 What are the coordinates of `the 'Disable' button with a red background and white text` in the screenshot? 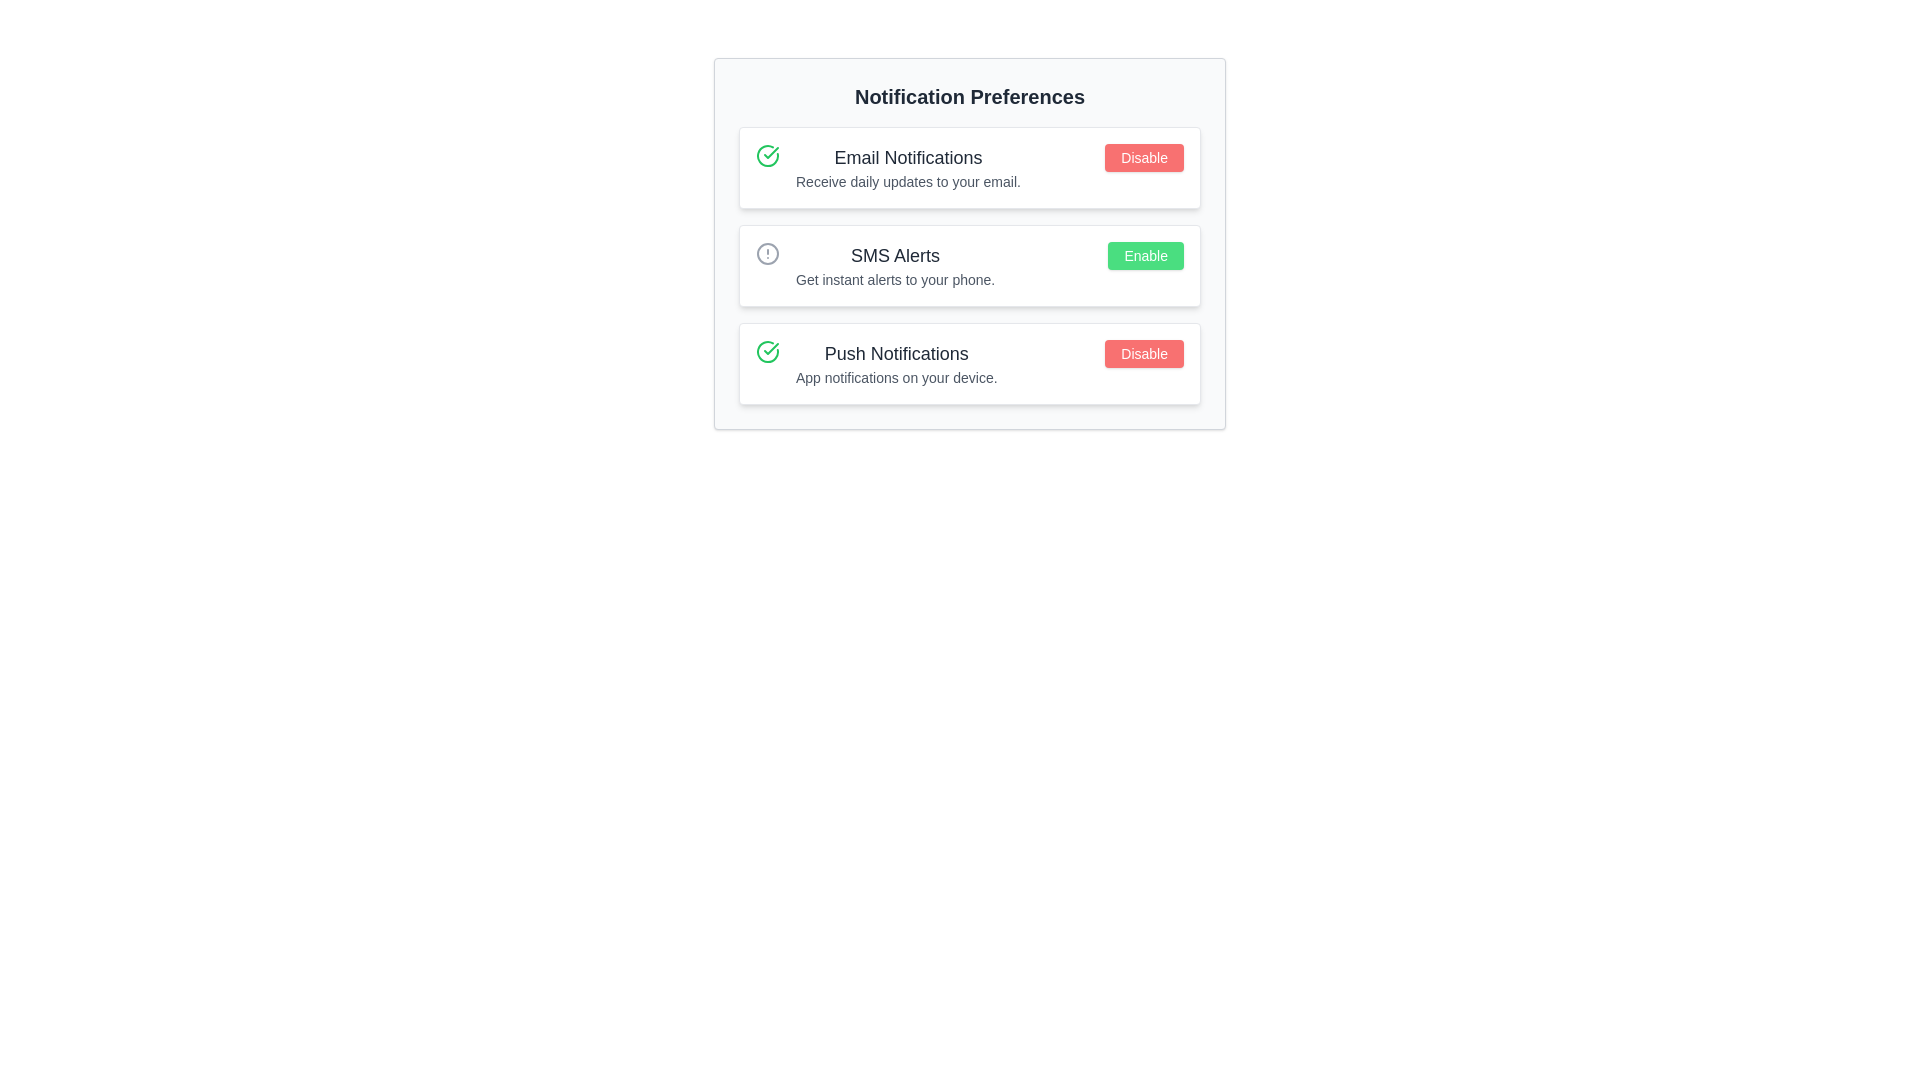 It's located at (1144, 353).